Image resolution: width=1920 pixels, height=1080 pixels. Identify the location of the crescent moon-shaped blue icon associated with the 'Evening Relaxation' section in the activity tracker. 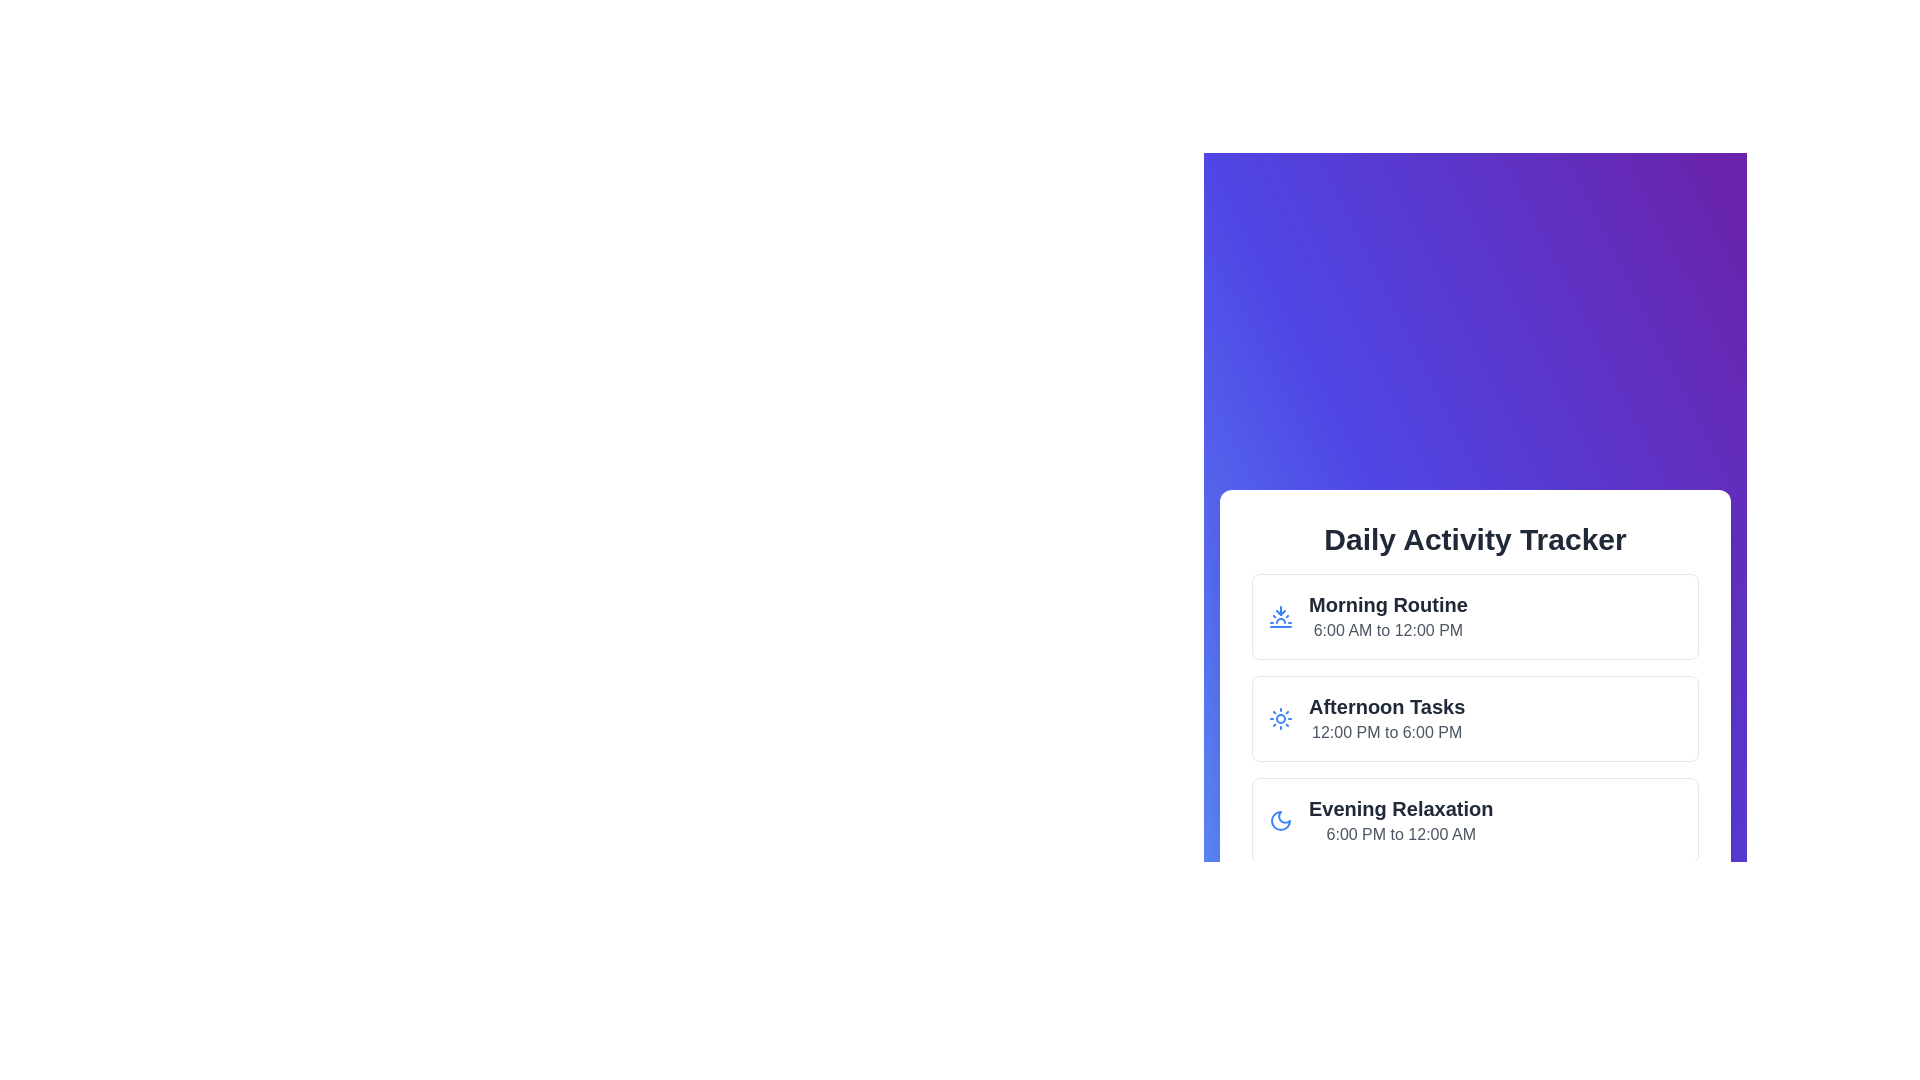
(1281, 821).